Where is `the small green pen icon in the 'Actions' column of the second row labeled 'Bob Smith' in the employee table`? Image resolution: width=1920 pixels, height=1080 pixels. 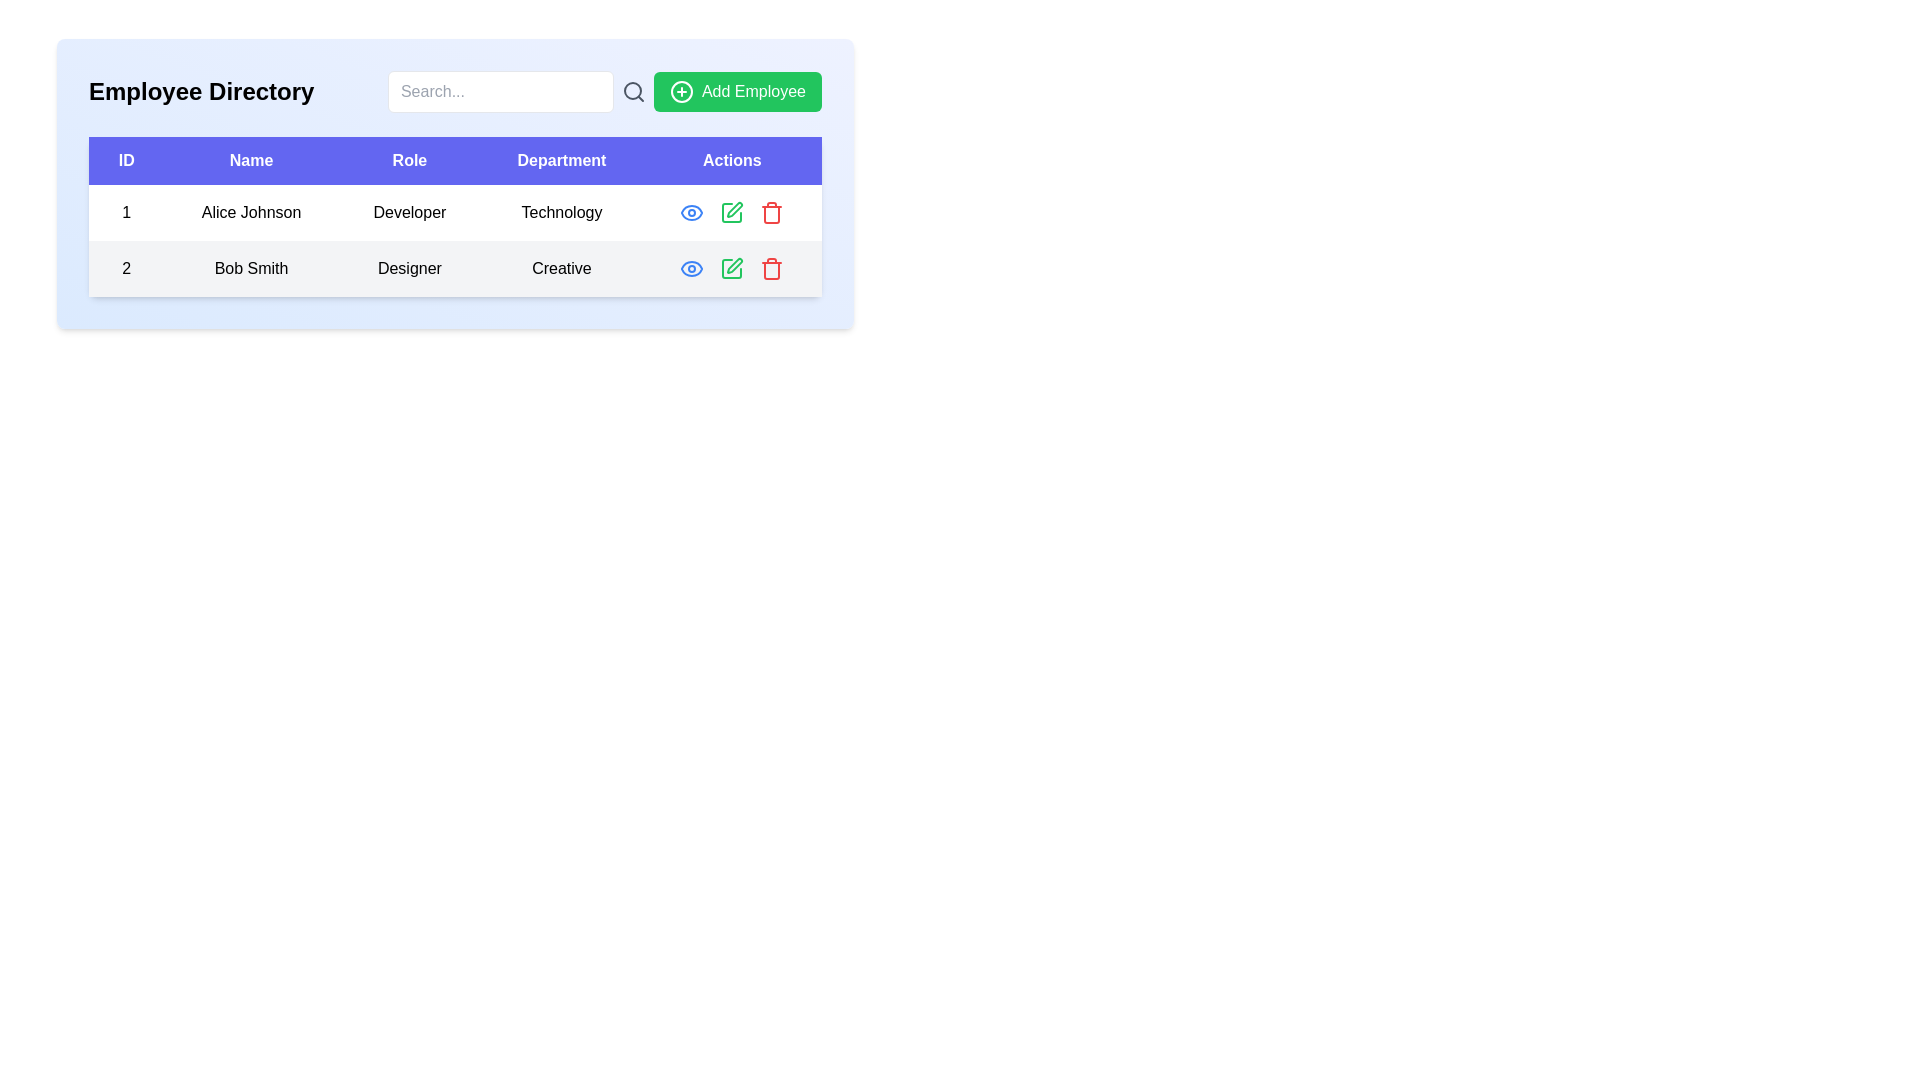 the small green pen icon in the 'Actions' column of the second row labeled 'Bob Smith' in the employee table is located at coordinates (734, 209).